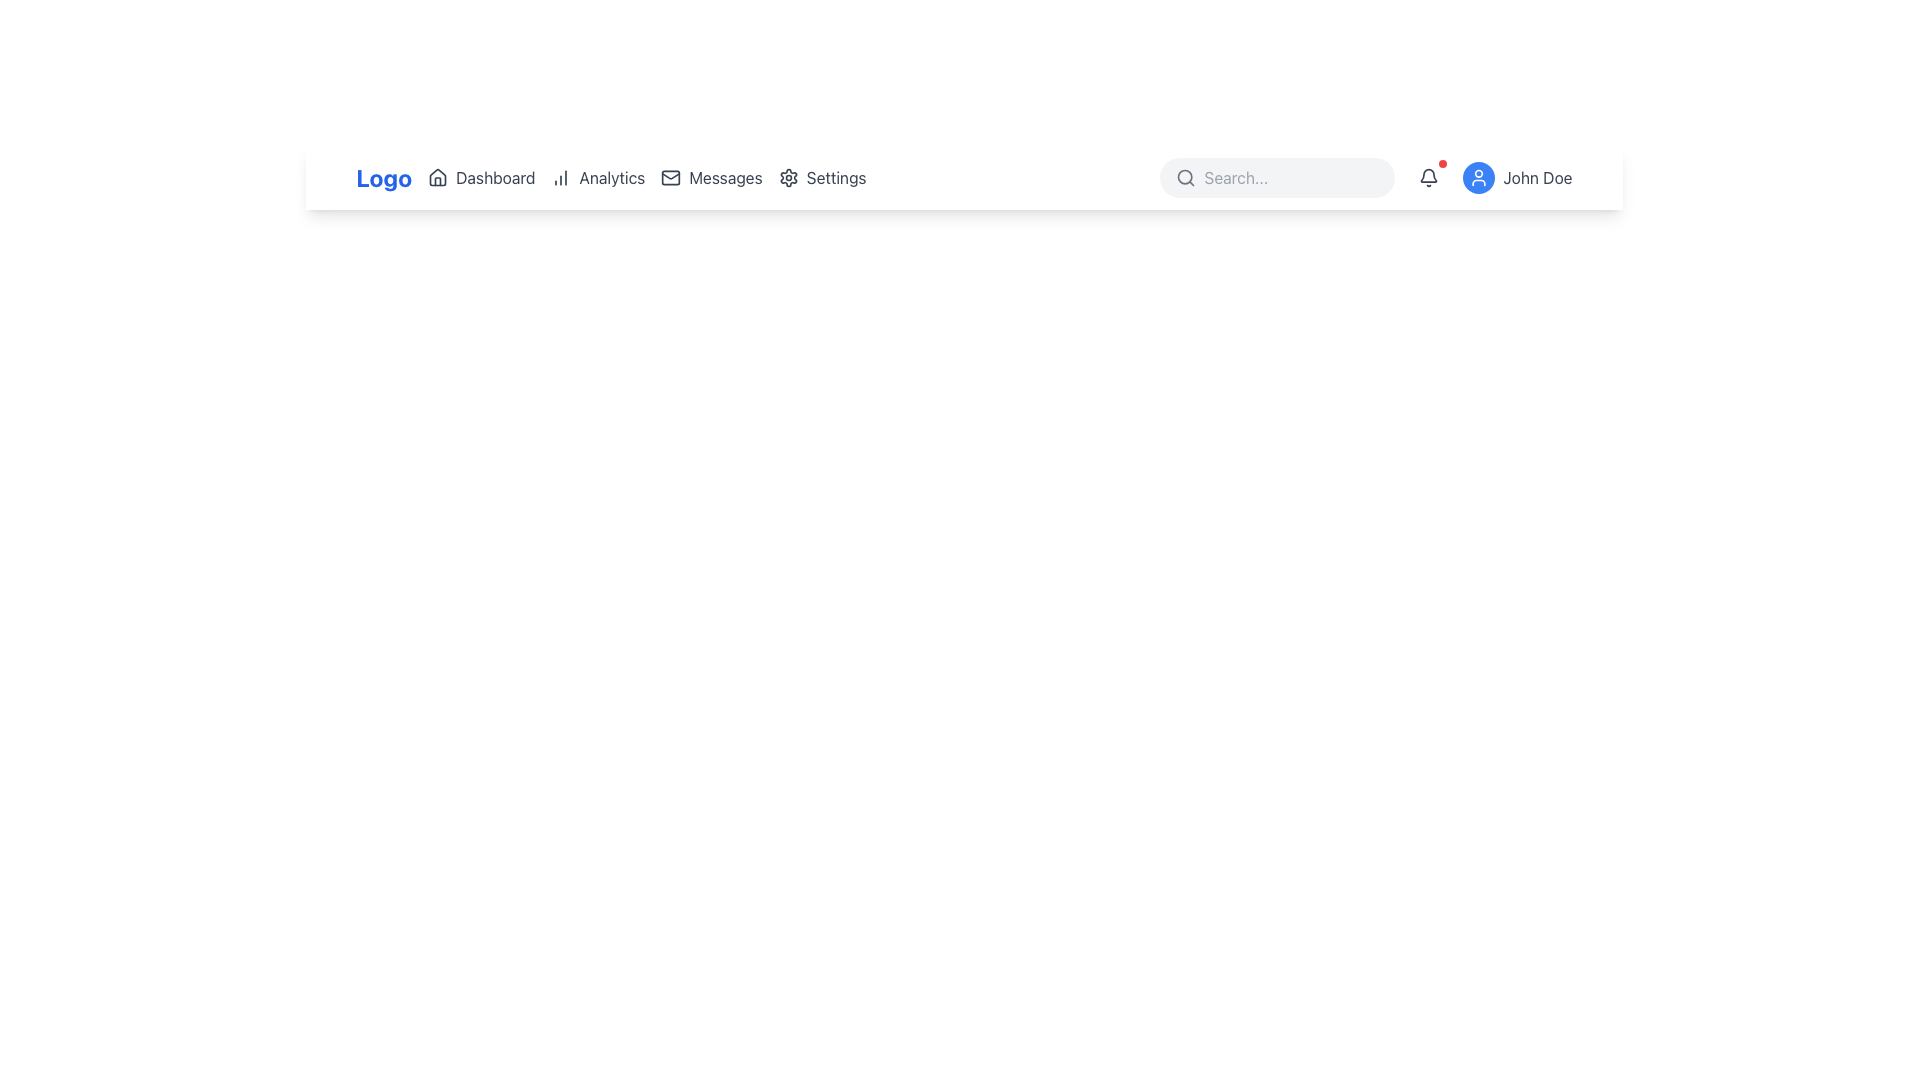  I want to click on the search button icon located to the far left within the rounded search bar in the top-right area of the page, so click(1186, 176).